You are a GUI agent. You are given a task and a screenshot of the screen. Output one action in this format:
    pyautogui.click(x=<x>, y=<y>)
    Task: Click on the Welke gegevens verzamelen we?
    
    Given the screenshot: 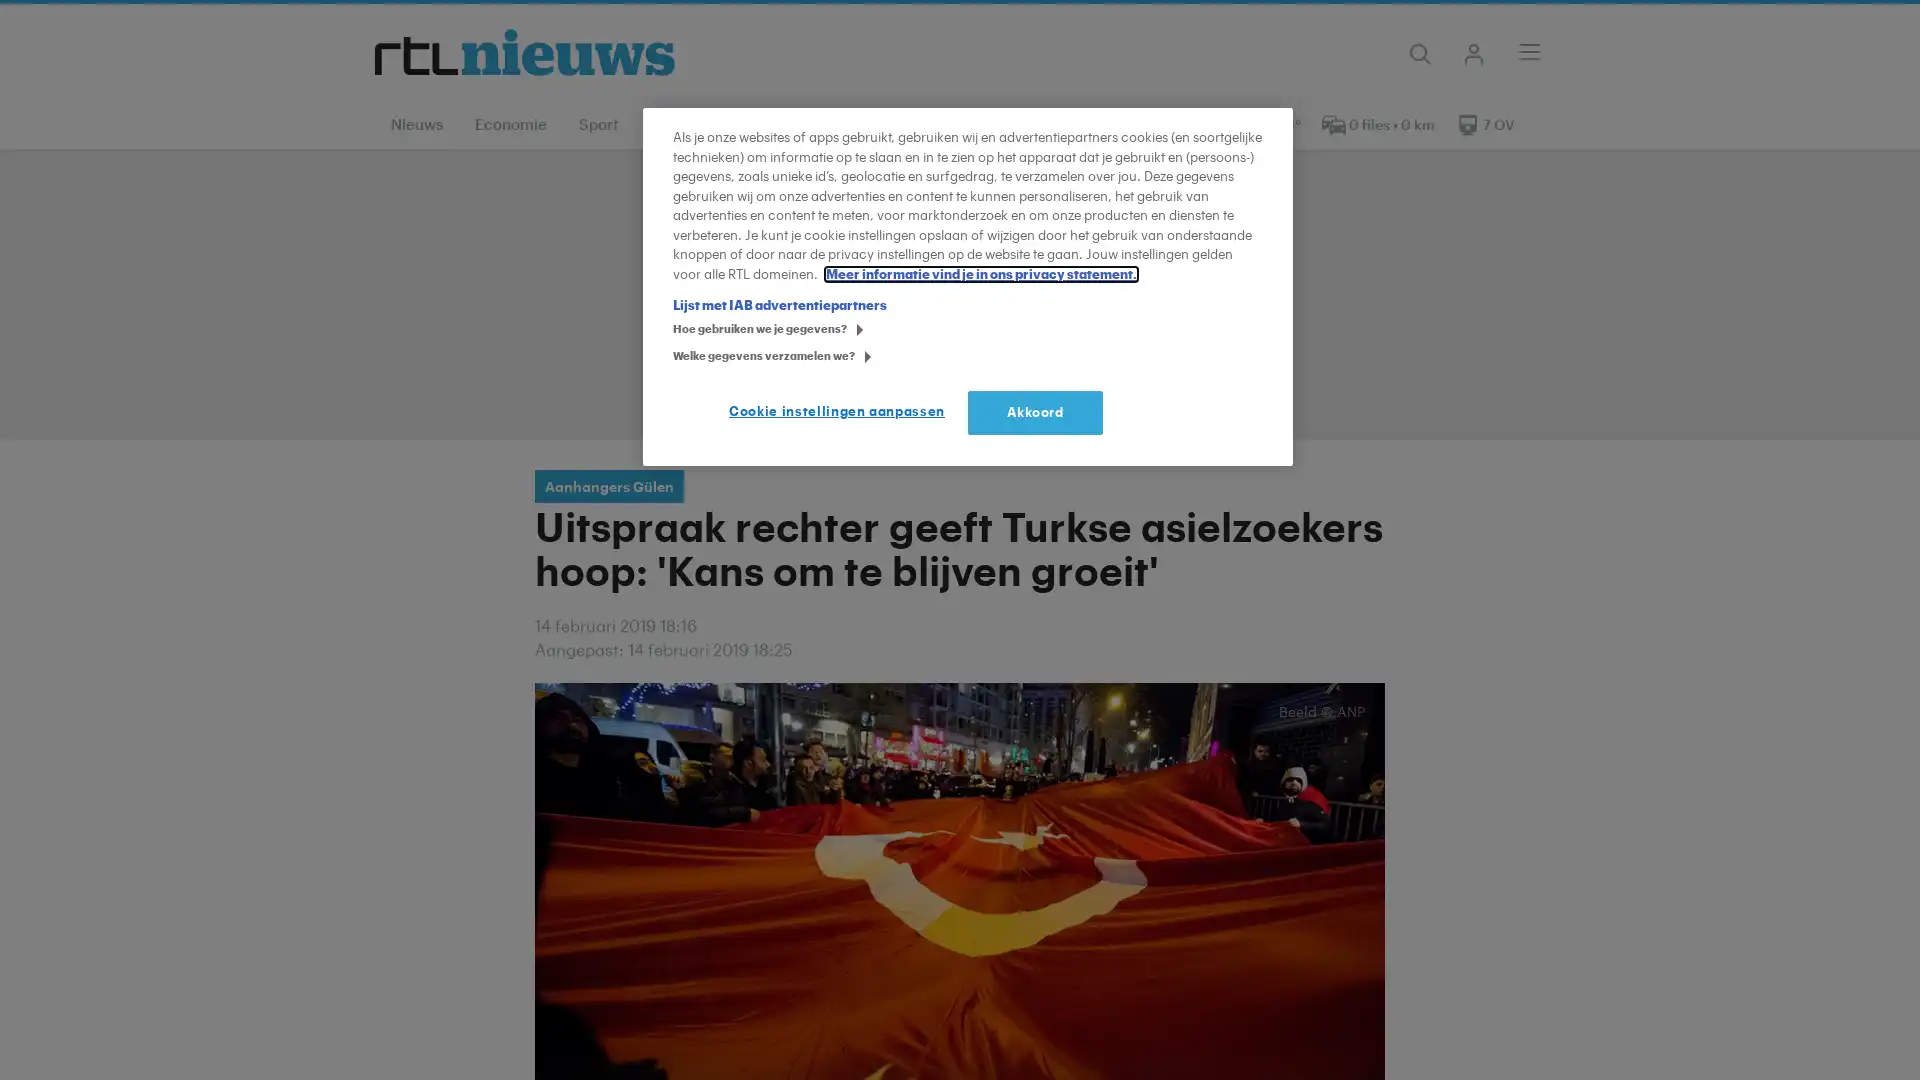 What is the action you would take?
    pyautogui.click(x=679, y=357)
    